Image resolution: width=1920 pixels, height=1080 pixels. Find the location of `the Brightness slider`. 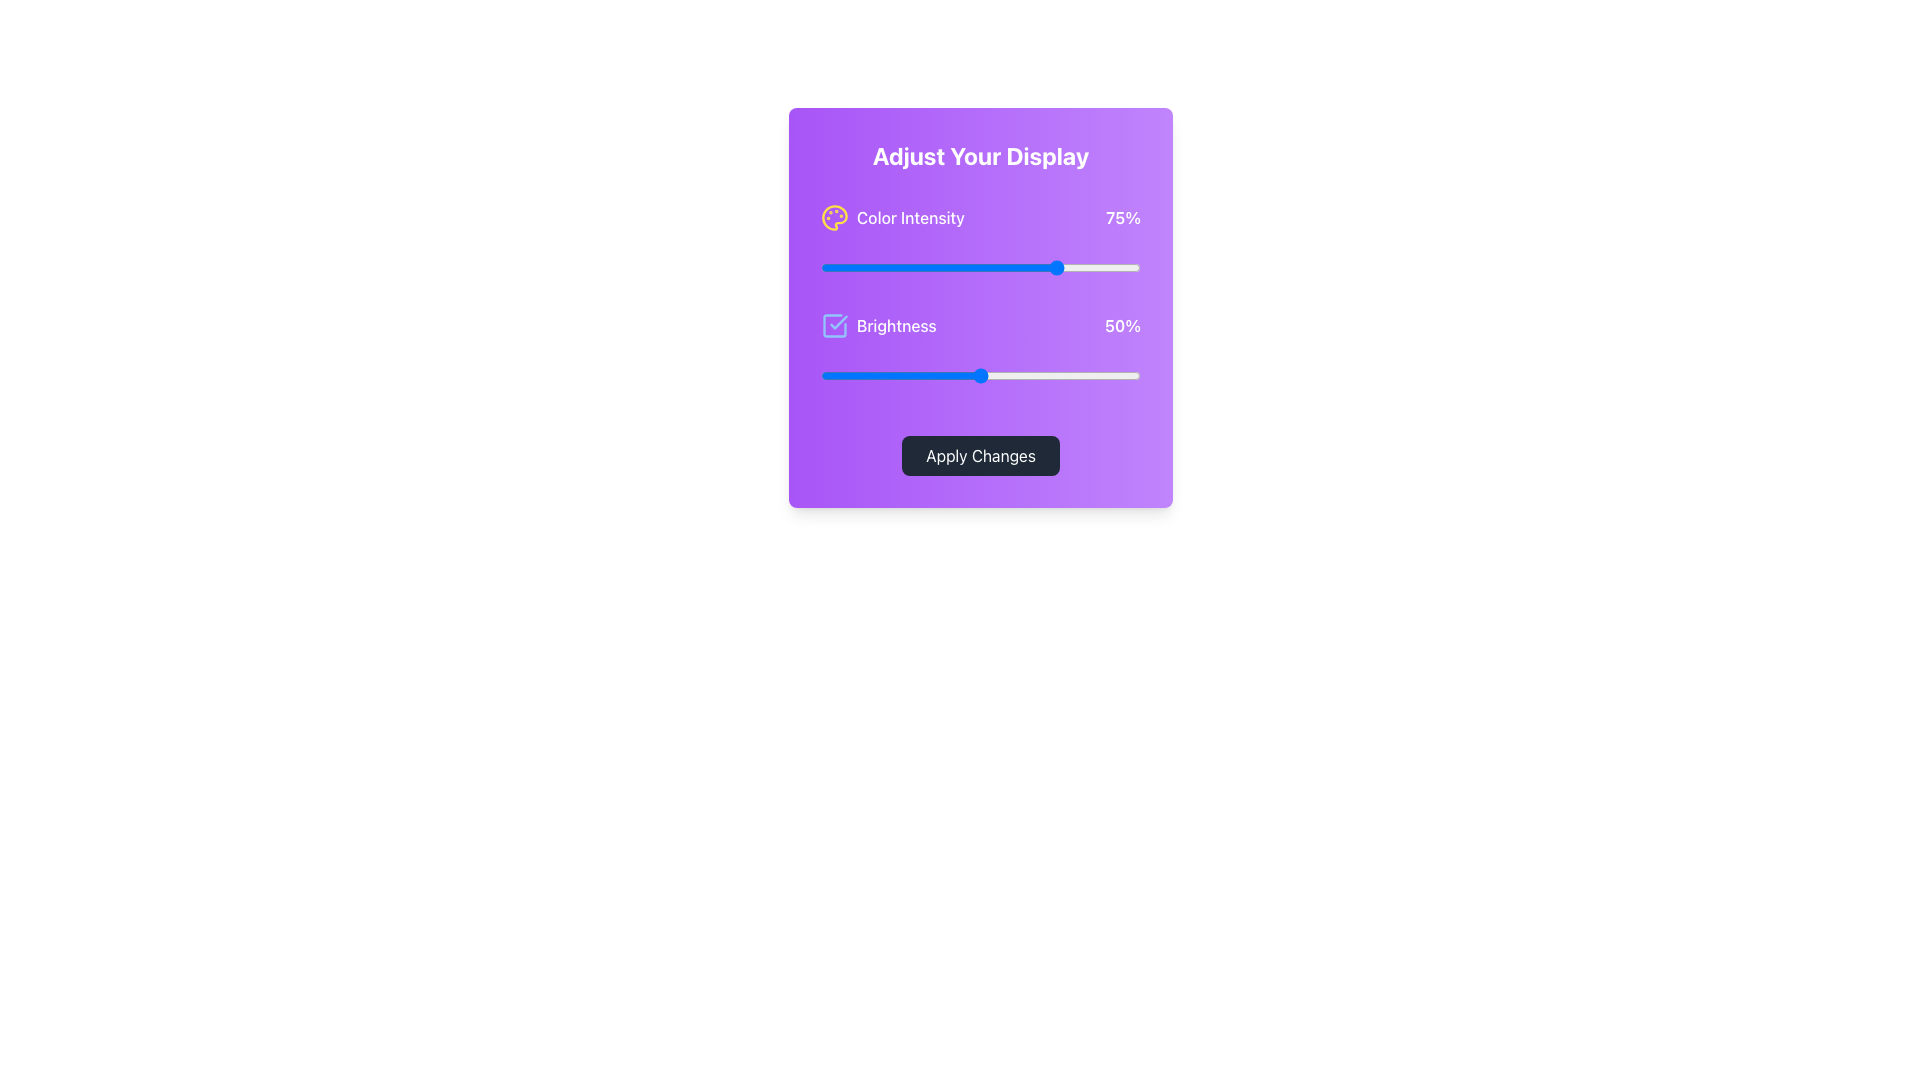

the Brightness slider is located at coordinates (1107, 375).